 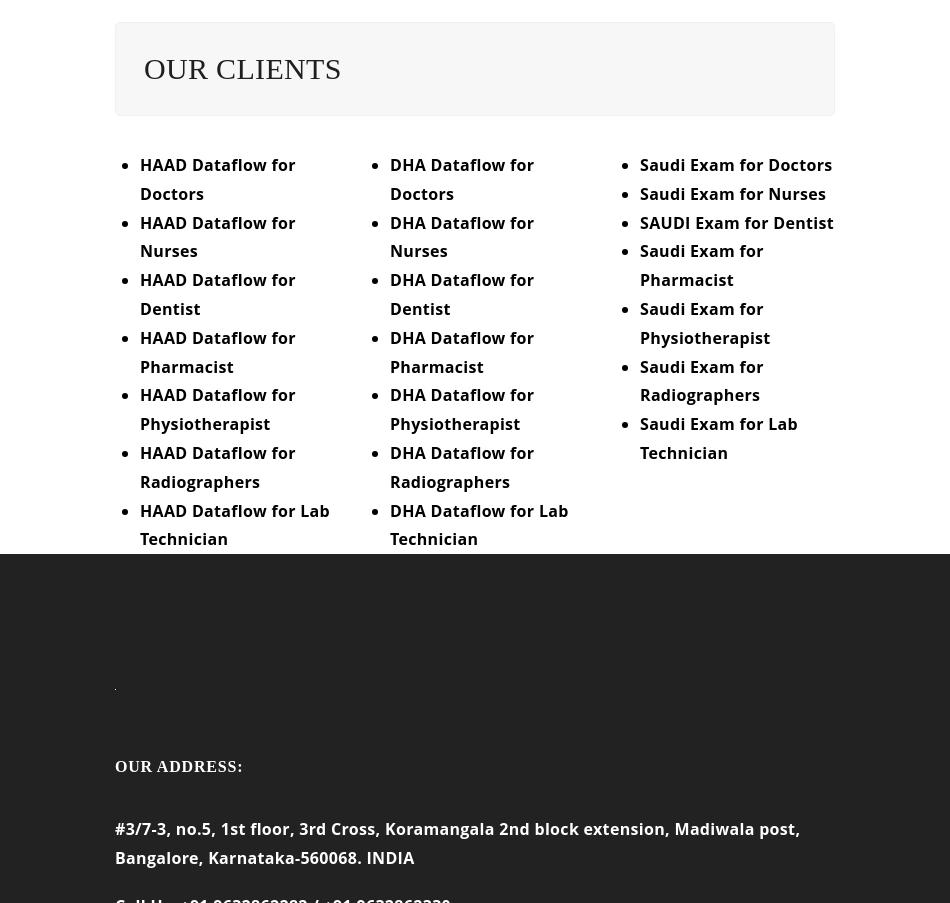 I want to click on 'HAAD Dataflow for Radiographers', so click(x=217, y=480).